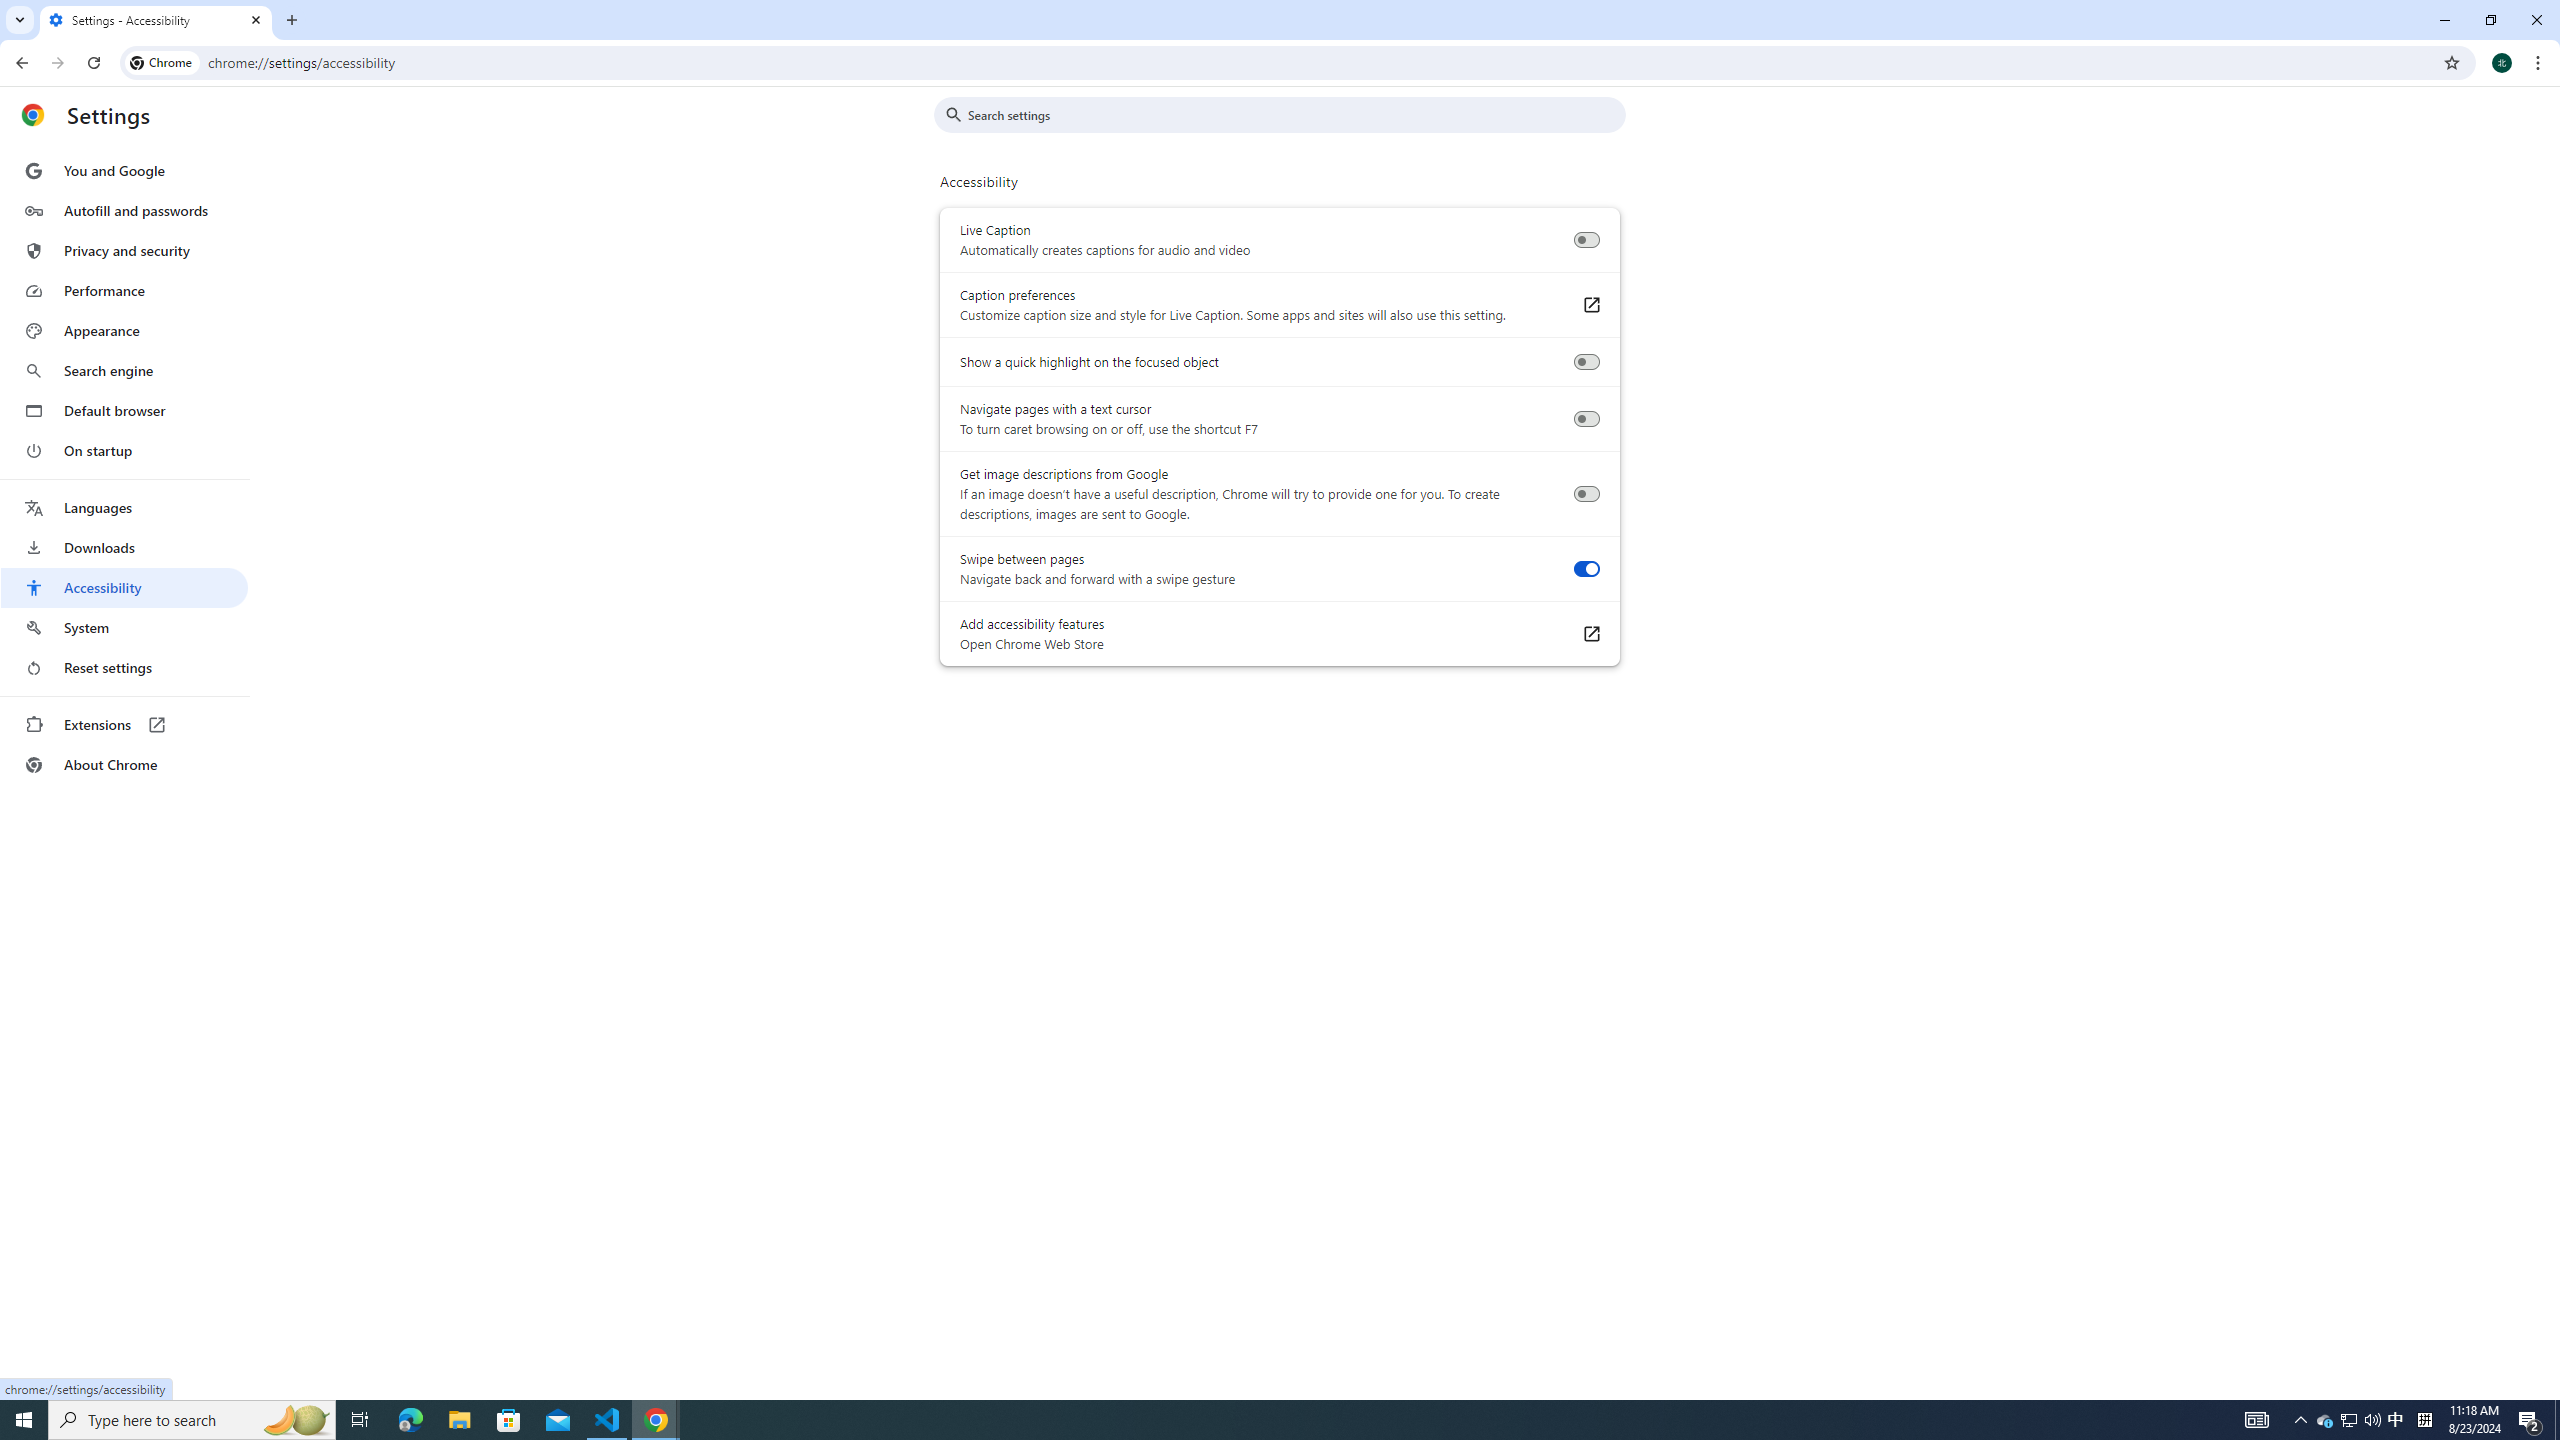  What do you see at coordinates (123, 547) in the screenshot?
I see `'Downloads'` at bounding box center [123, 547].